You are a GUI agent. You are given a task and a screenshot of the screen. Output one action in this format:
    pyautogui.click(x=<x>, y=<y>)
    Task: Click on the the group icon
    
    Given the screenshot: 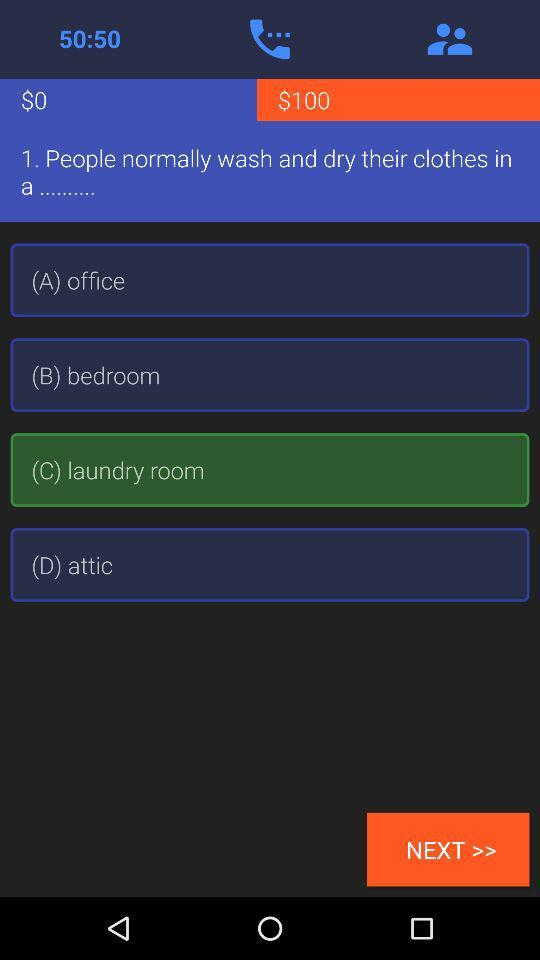 What is the action you would take?
    pyautogui.click(x=449, y=38)
    